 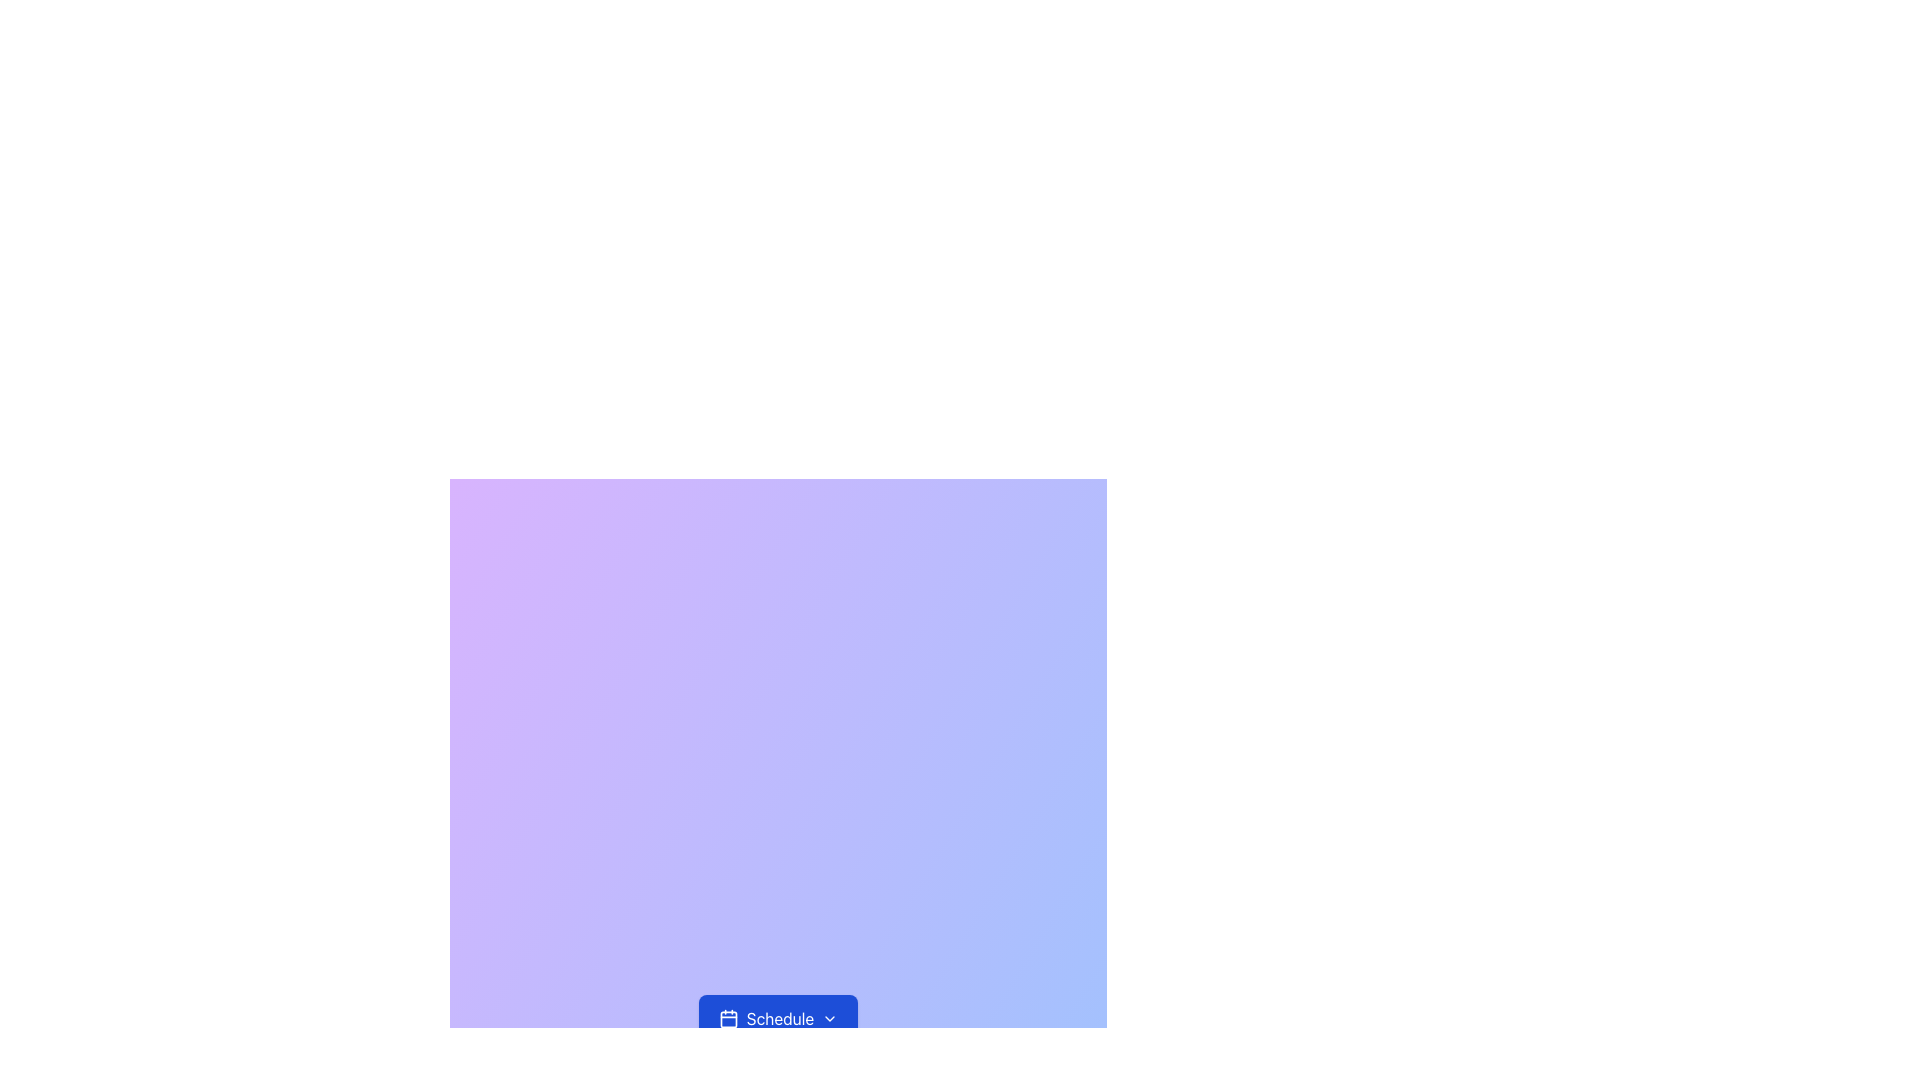 What do you see at coordinates (830, 1018) in the screenshot?
I see `the small downward-pointing chevron icon located on the right side of the 'Schedule' button` at bounding box center [830, 1018].